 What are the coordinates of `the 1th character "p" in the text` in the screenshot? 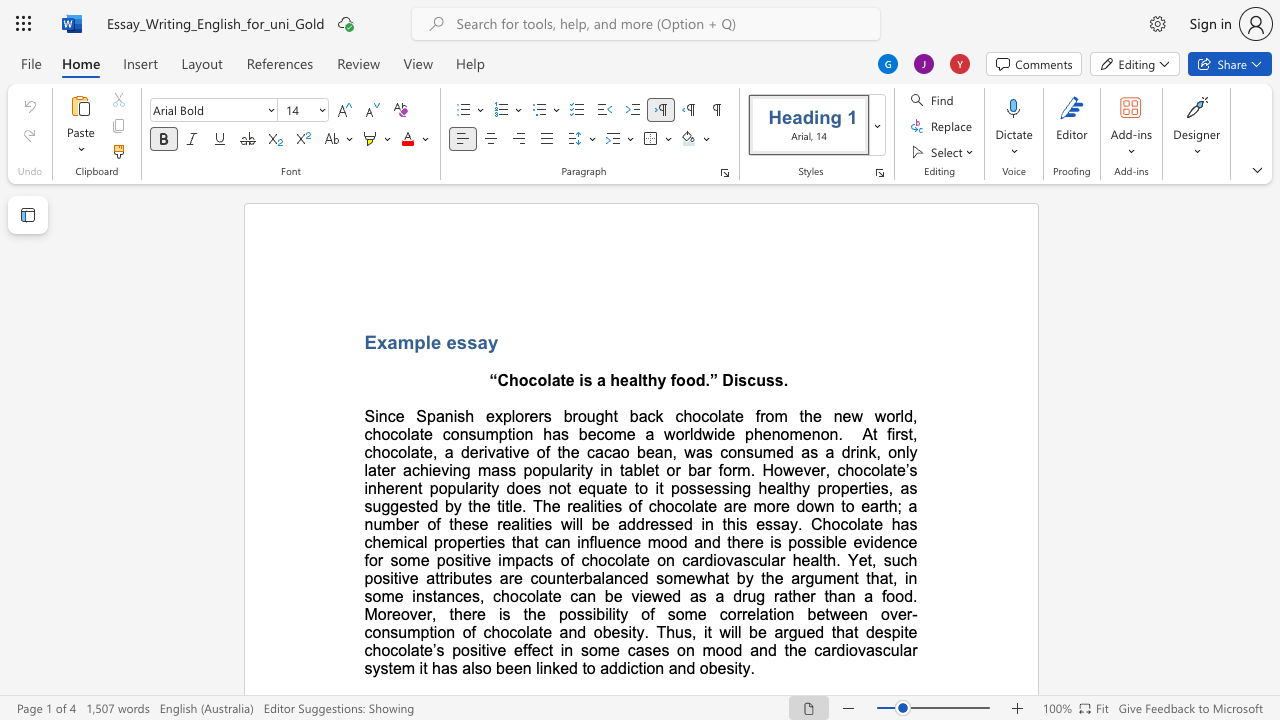 It's located at (675, 488).